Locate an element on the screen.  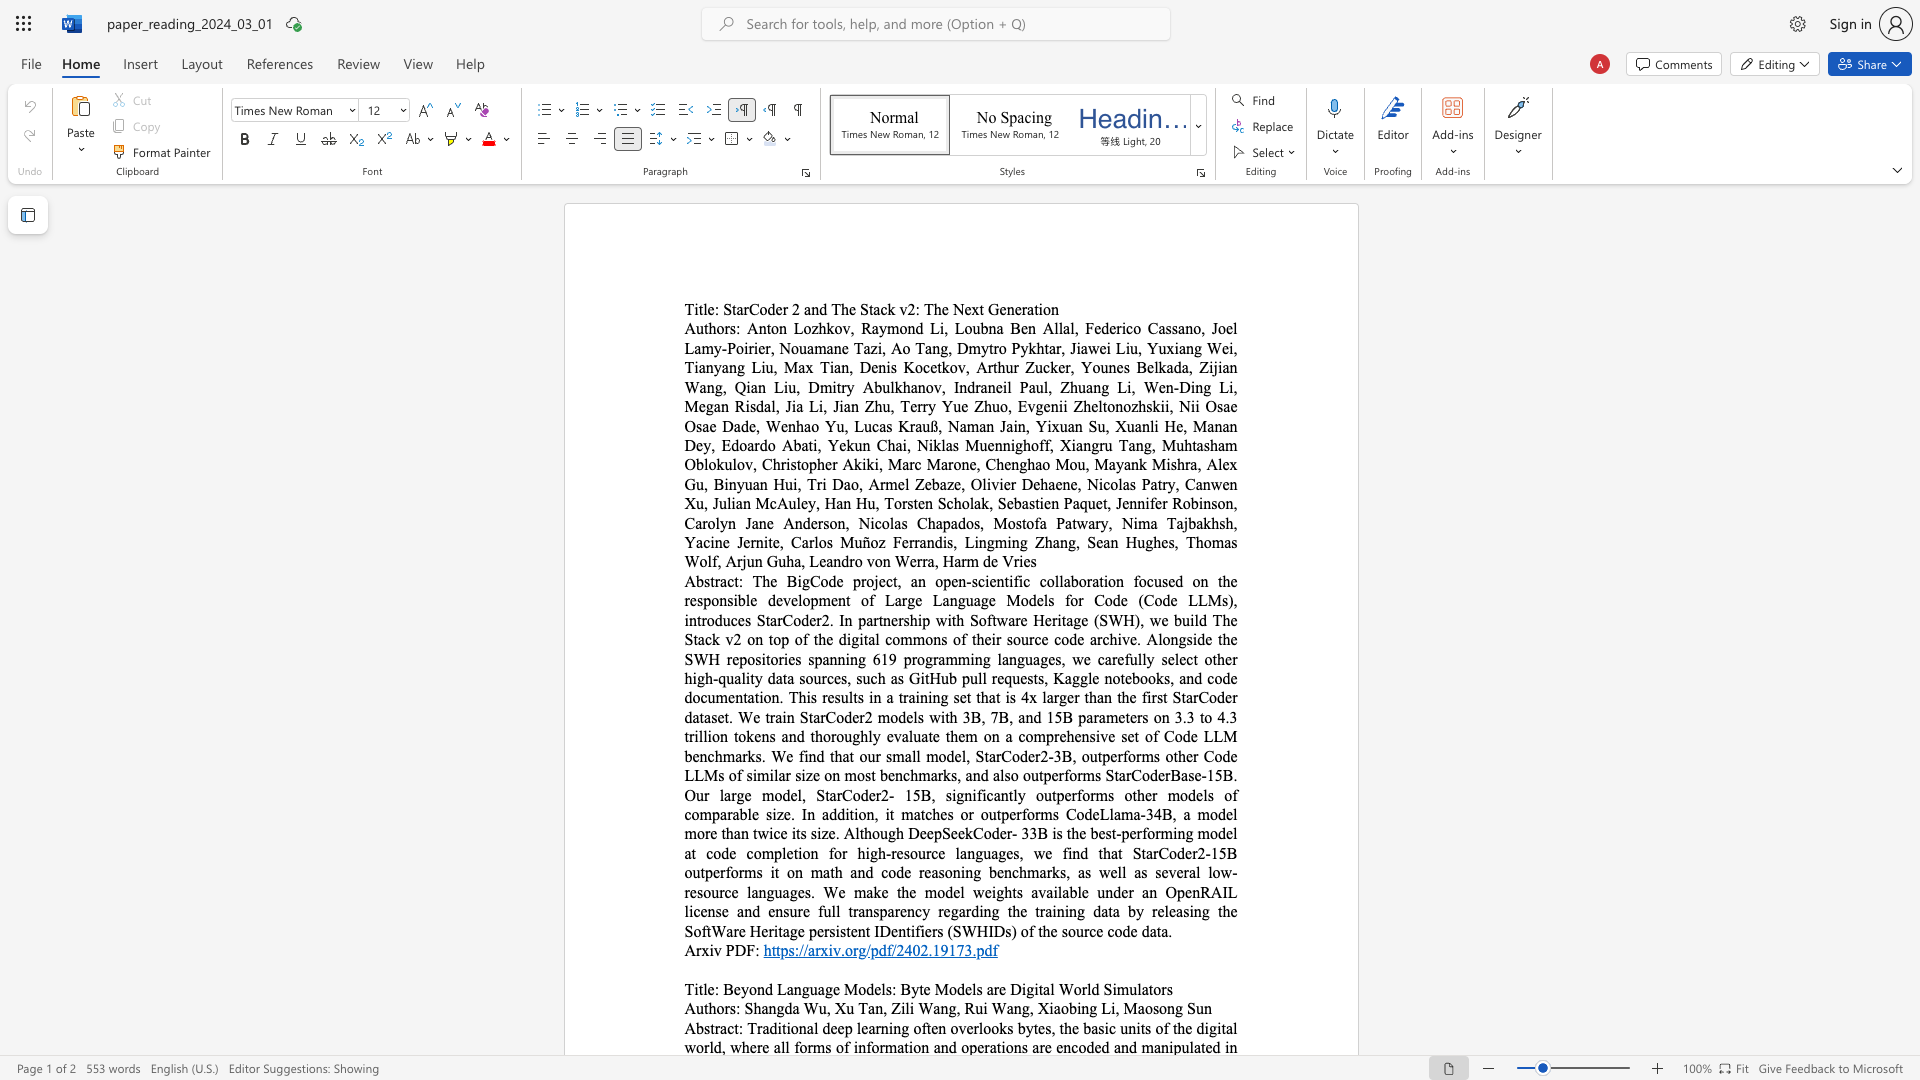
the subset text "rCoder 2 and Th" within the text "StarCoder 2 and The Stack v2: The Next Generation" is located at coordinates (742, 309).